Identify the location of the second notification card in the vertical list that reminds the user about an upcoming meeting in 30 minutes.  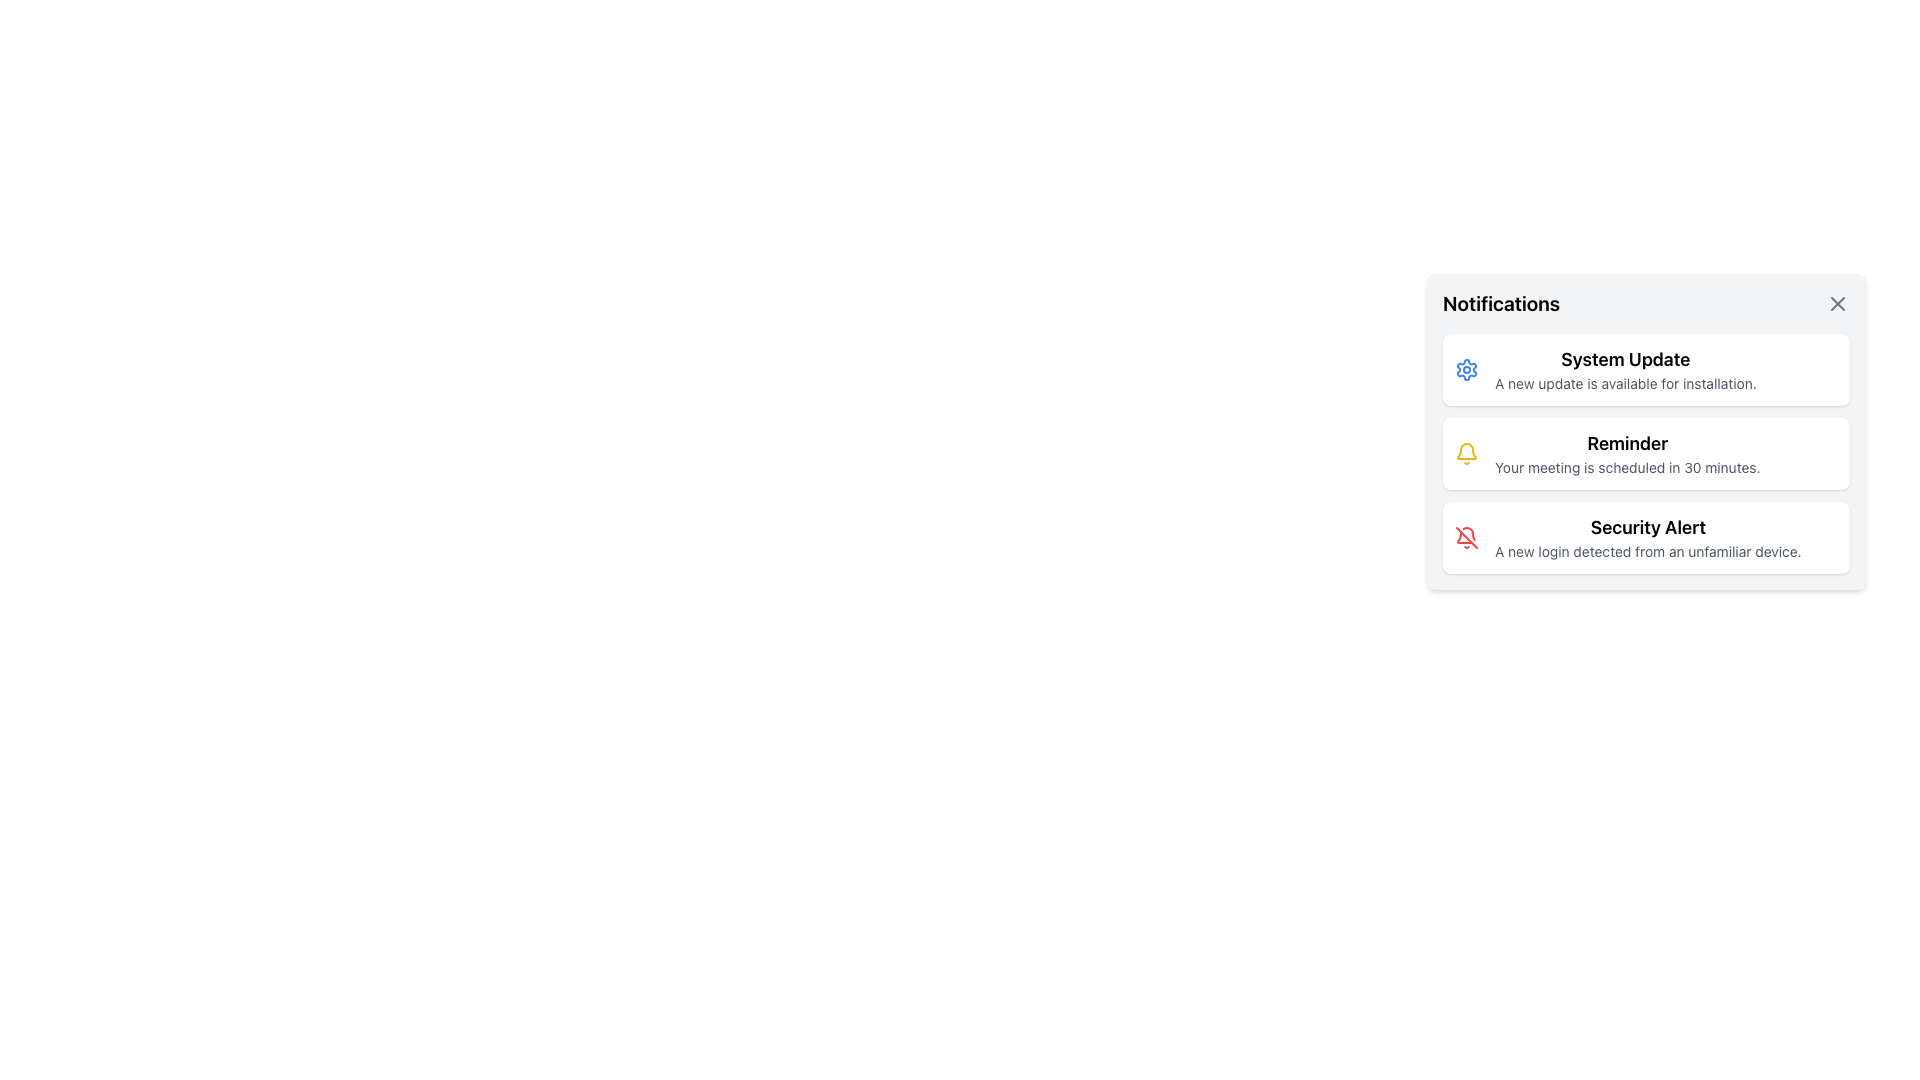
(1646, 454).